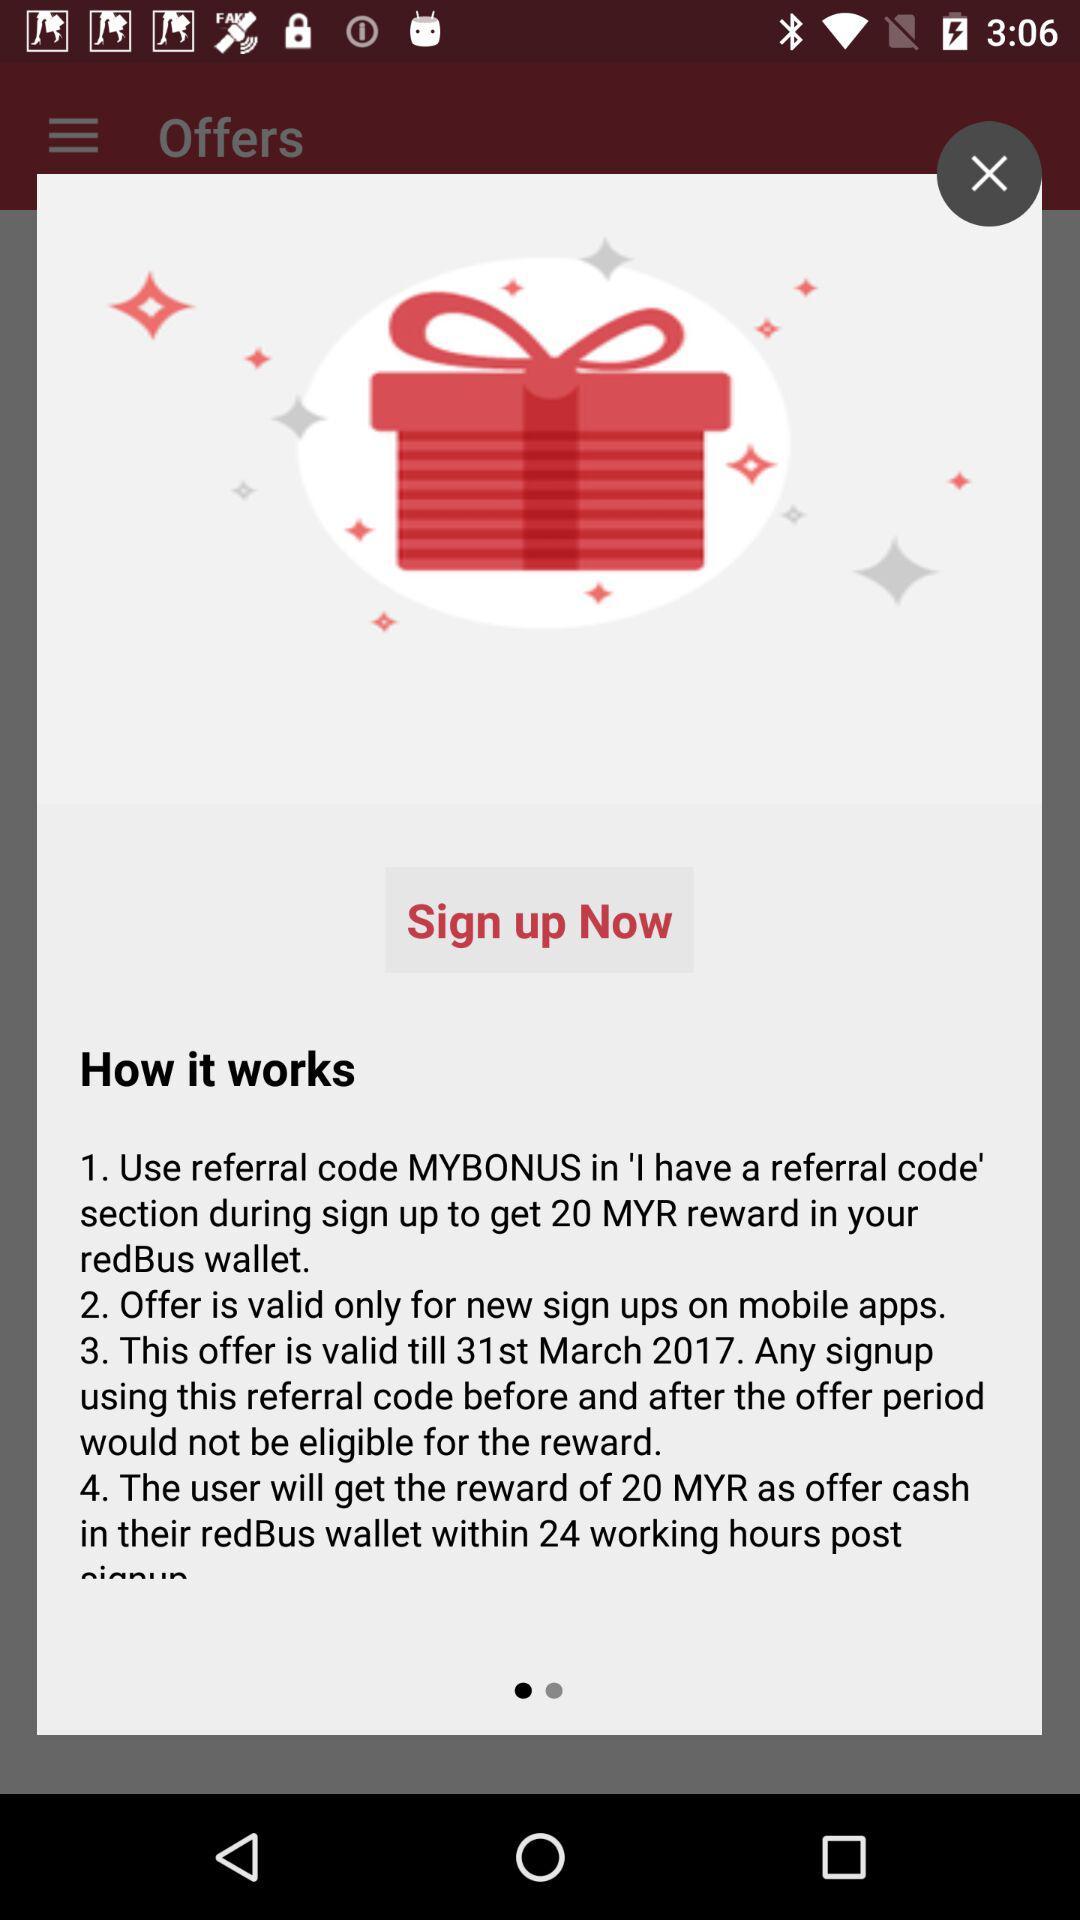 This screenshot has width=1080, height=1920. Describe the element at coordinates (988, 173) in the screenshot. I see `exit` at that location.